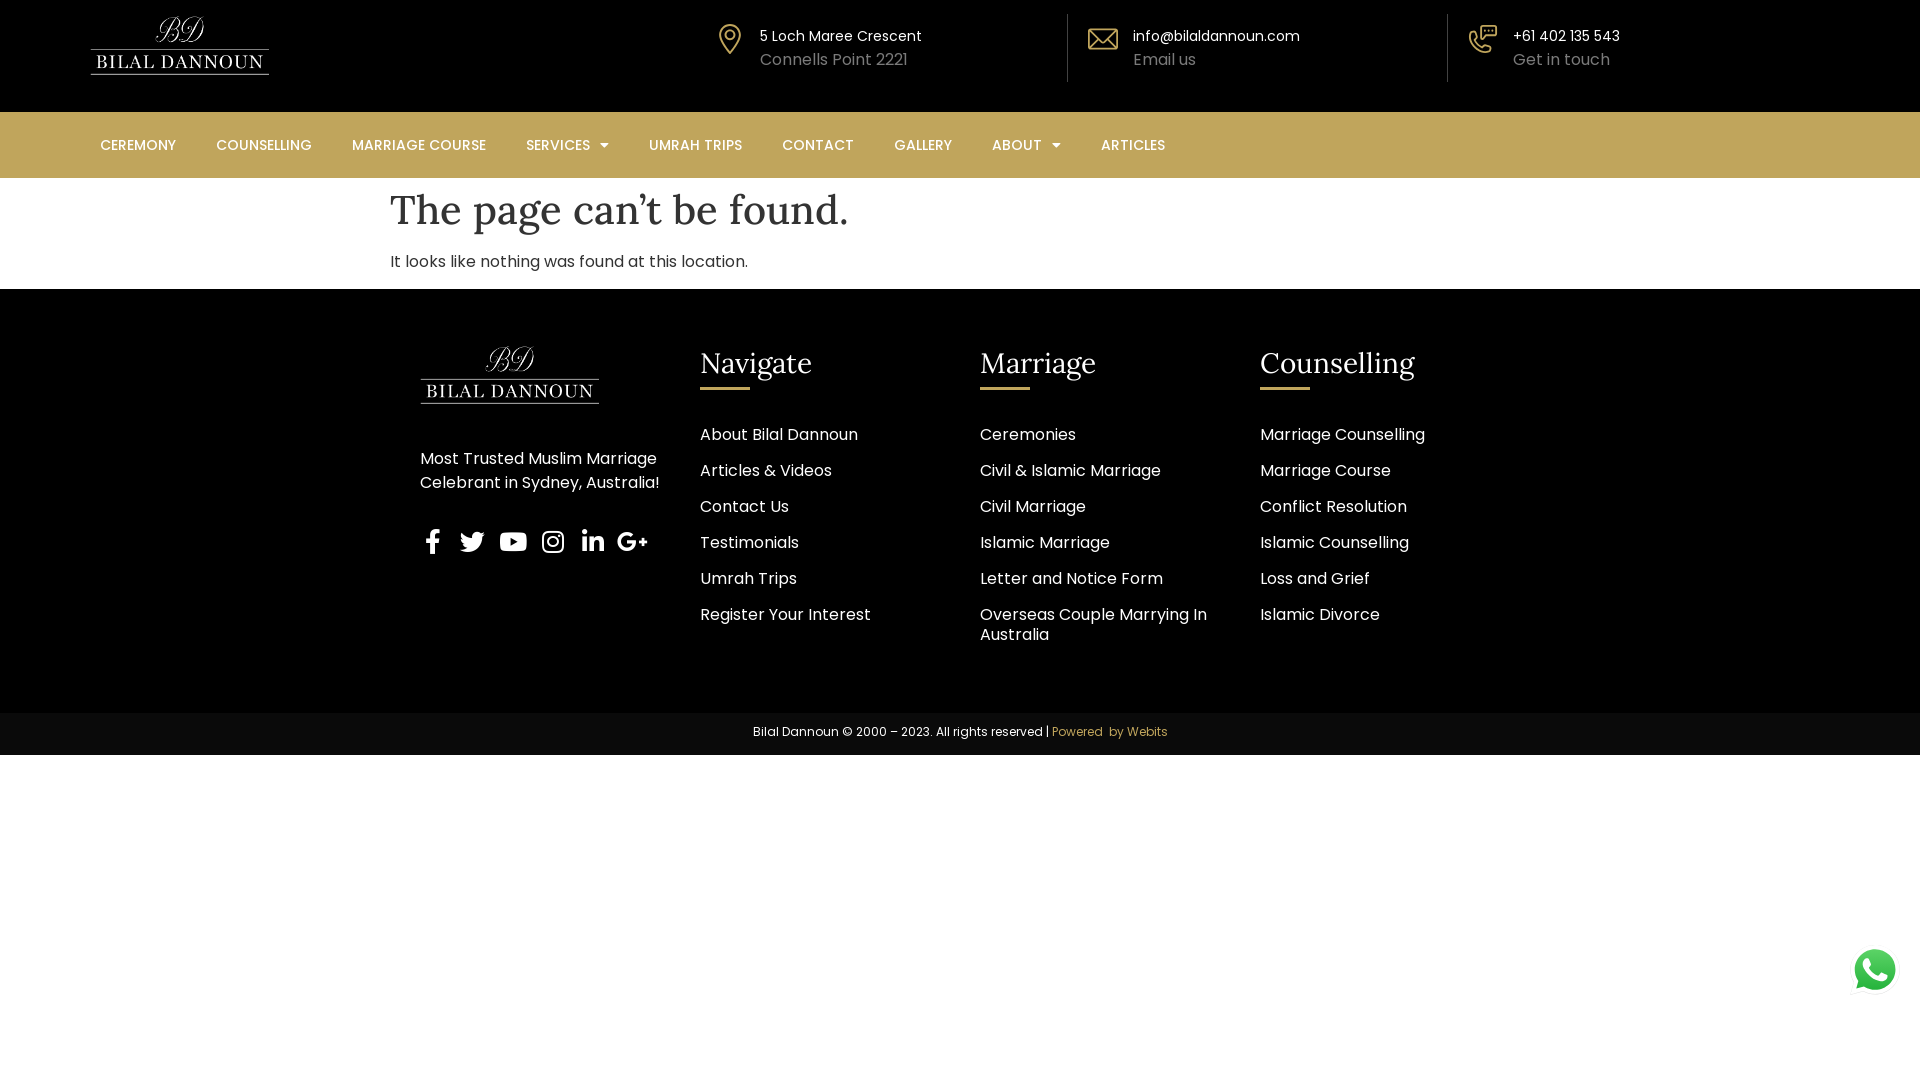 The width and height of the screenshot is (1920, 1080). Describe the element at coordinates (1098, 470) in the screenshot. I see `'Civil & Islamic Marriage'` at that location.